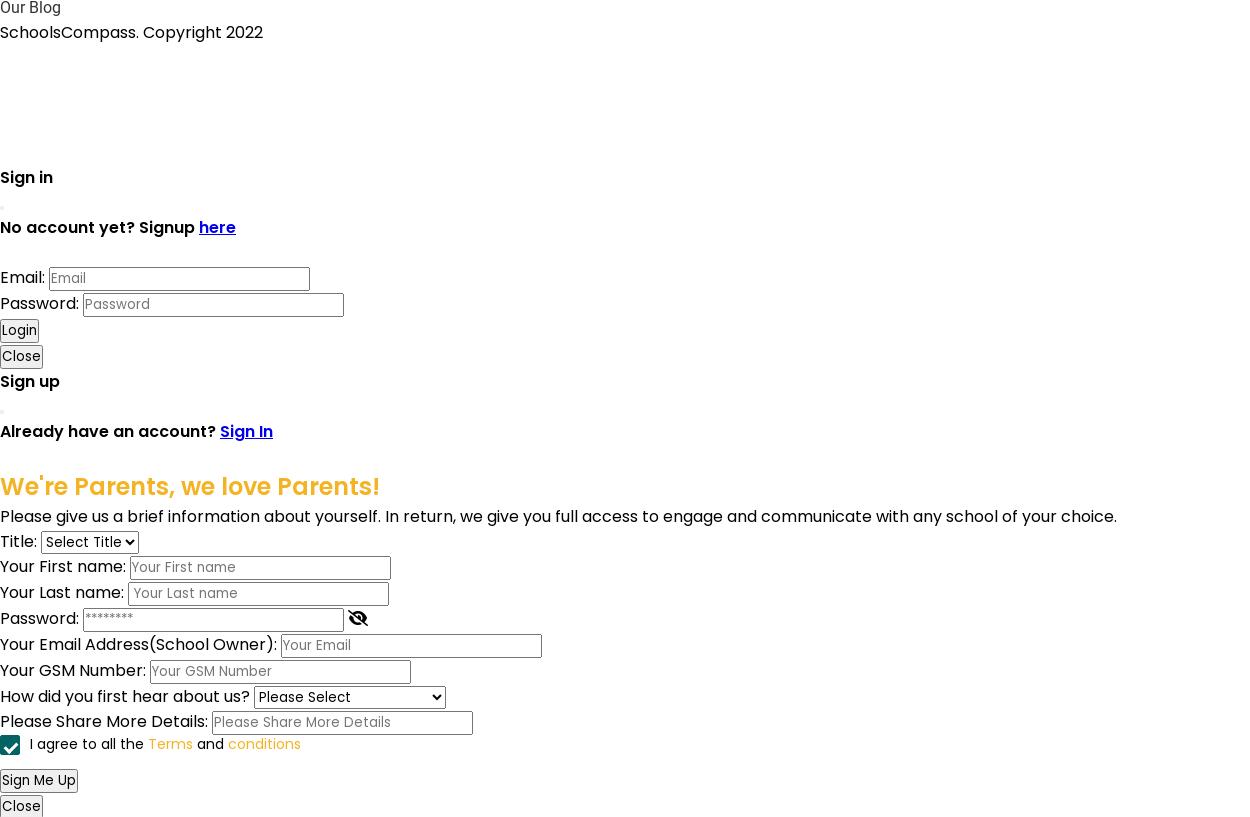 The height and width of the screenshot is (817, 1250). What do you see at coordinates (170, 743) in the screenshot?
I see `'Terms'` at bounding box center [170, 743].